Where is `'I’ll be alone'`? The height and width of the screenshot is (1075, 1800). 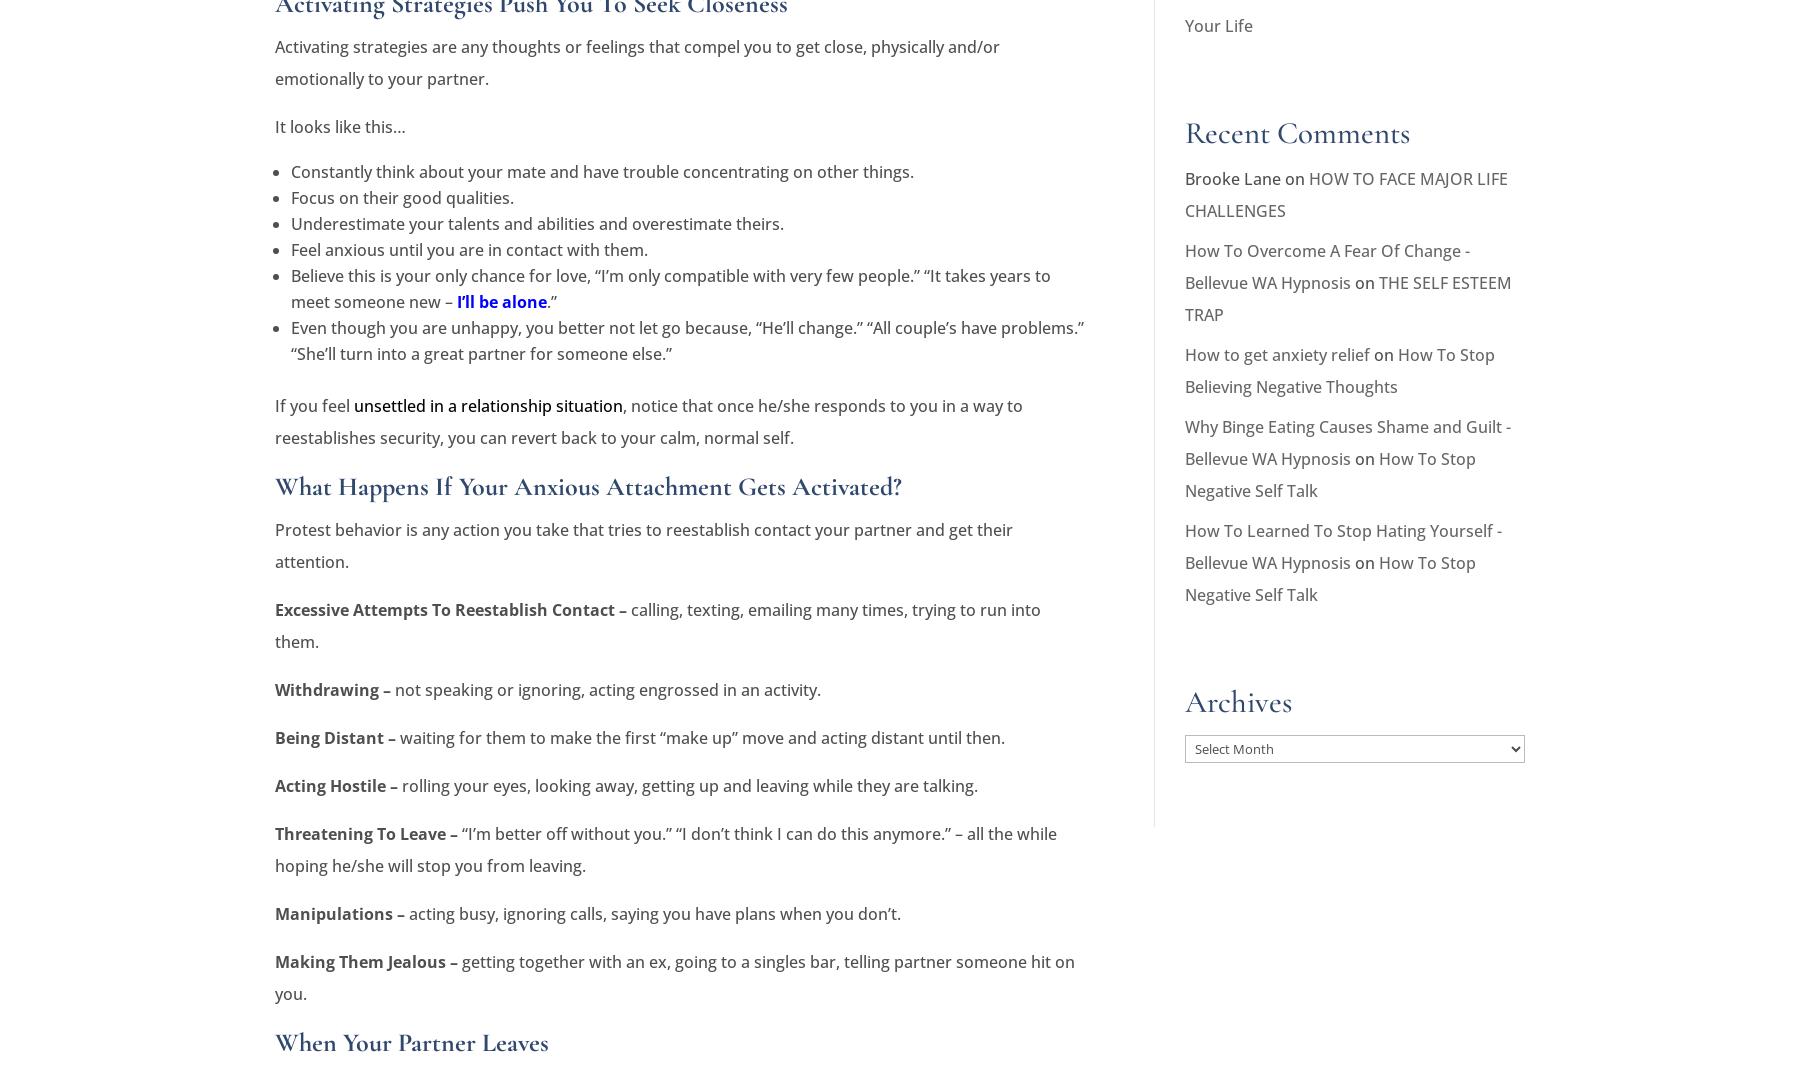
'I’ll be alone' is located at coordinates (501, 300).